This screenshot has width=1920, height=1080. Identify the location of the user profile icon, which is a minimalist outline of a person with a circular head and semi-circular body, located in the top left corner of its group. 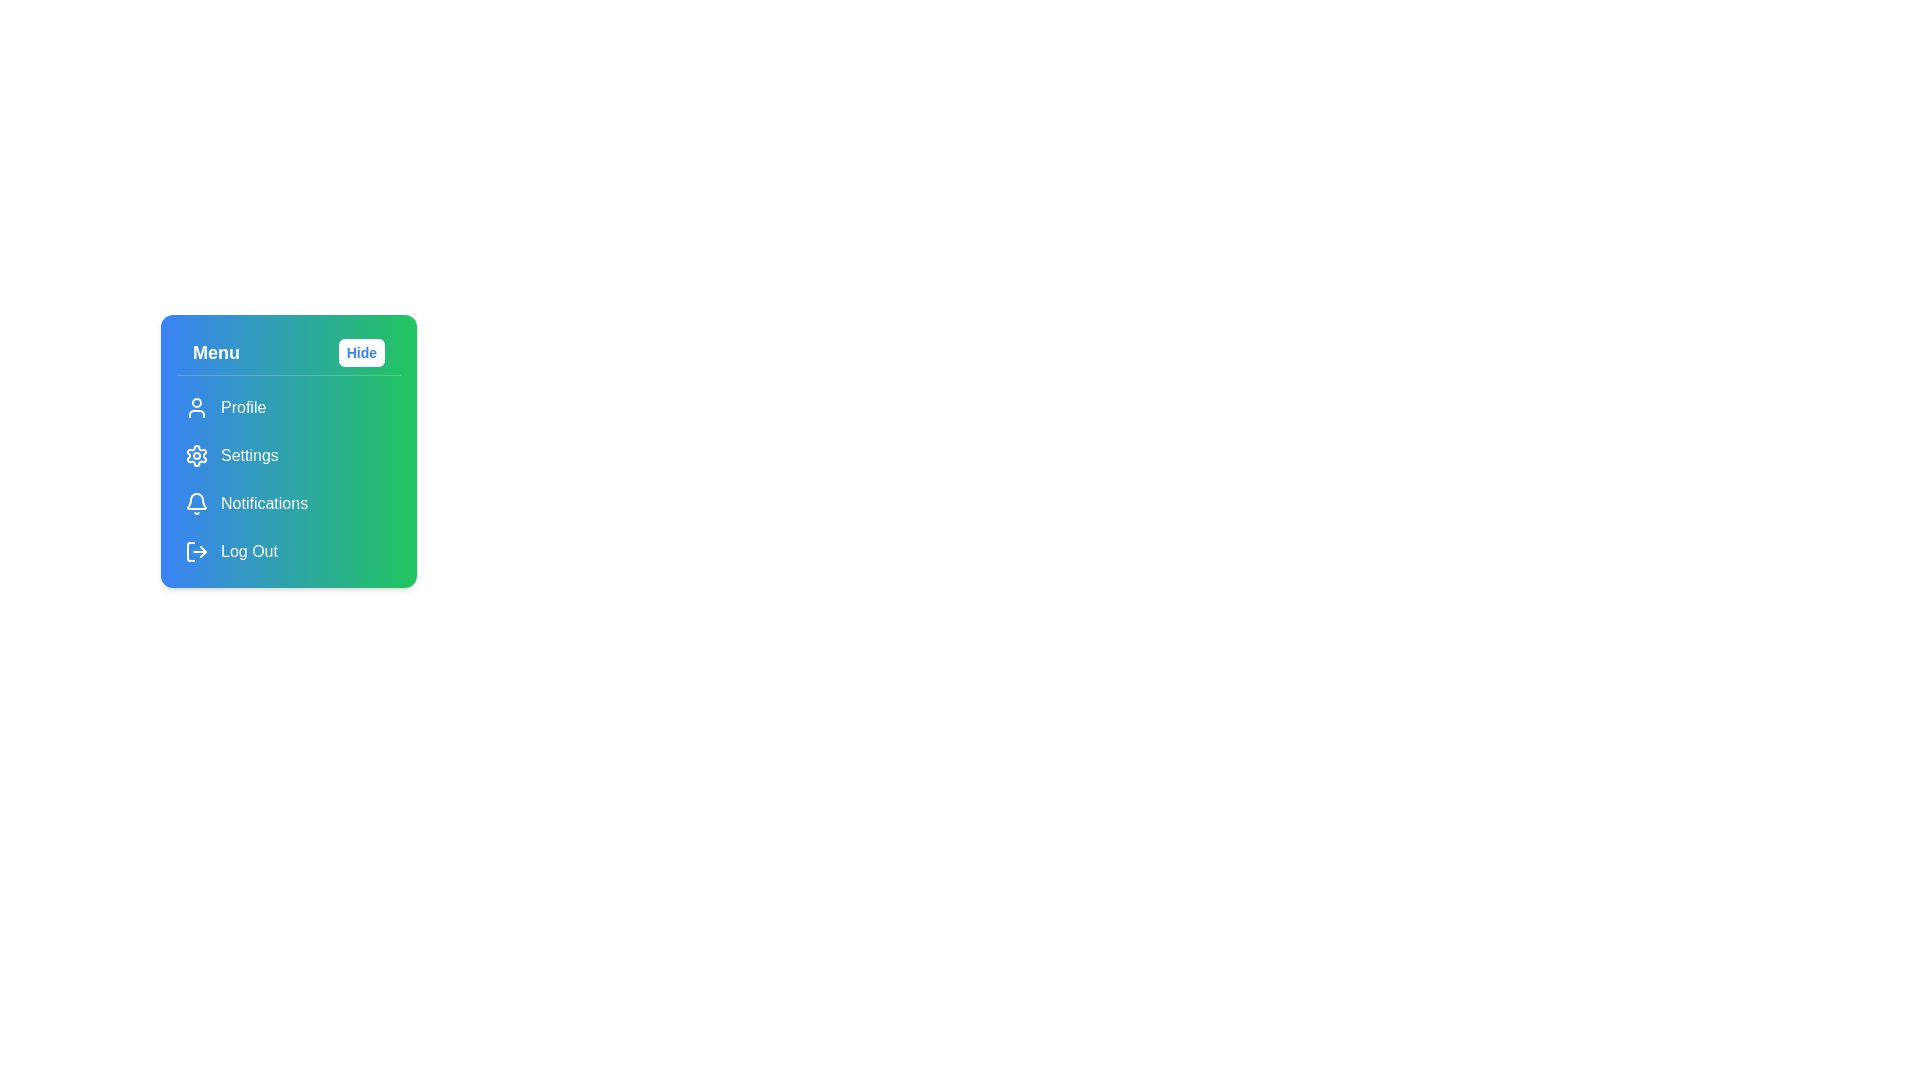
(196, 407).